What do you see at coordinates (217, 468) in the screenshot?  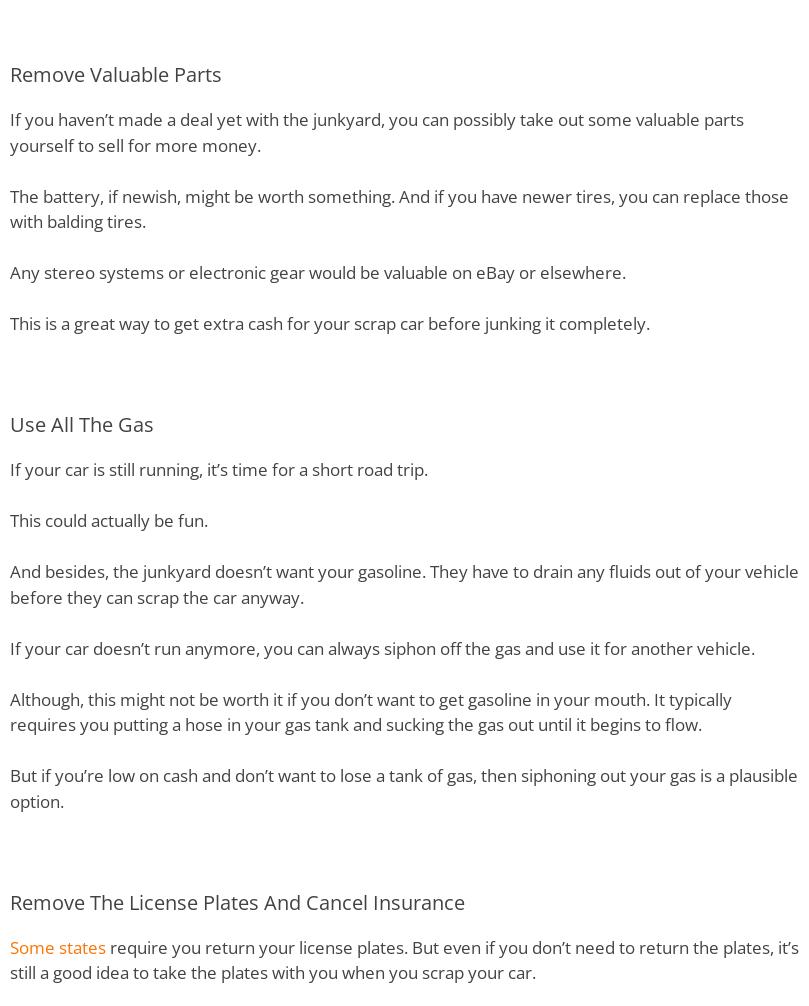 I see `'If your car is still running, it’s time for a short road trip.'` at bounding box center [217, 468].